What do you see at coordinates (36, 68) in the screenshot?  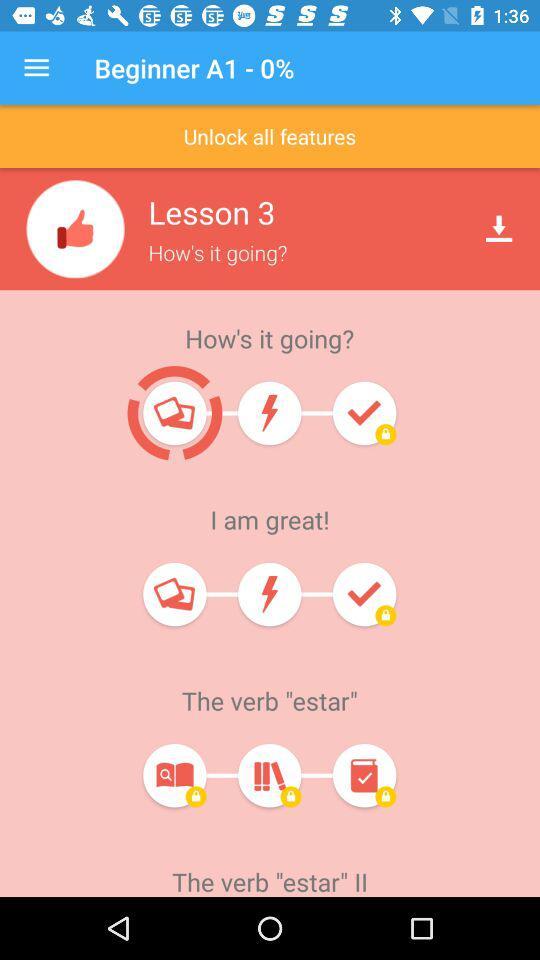 I see `the item above the unlock all features` at bounding box center [36, 68].